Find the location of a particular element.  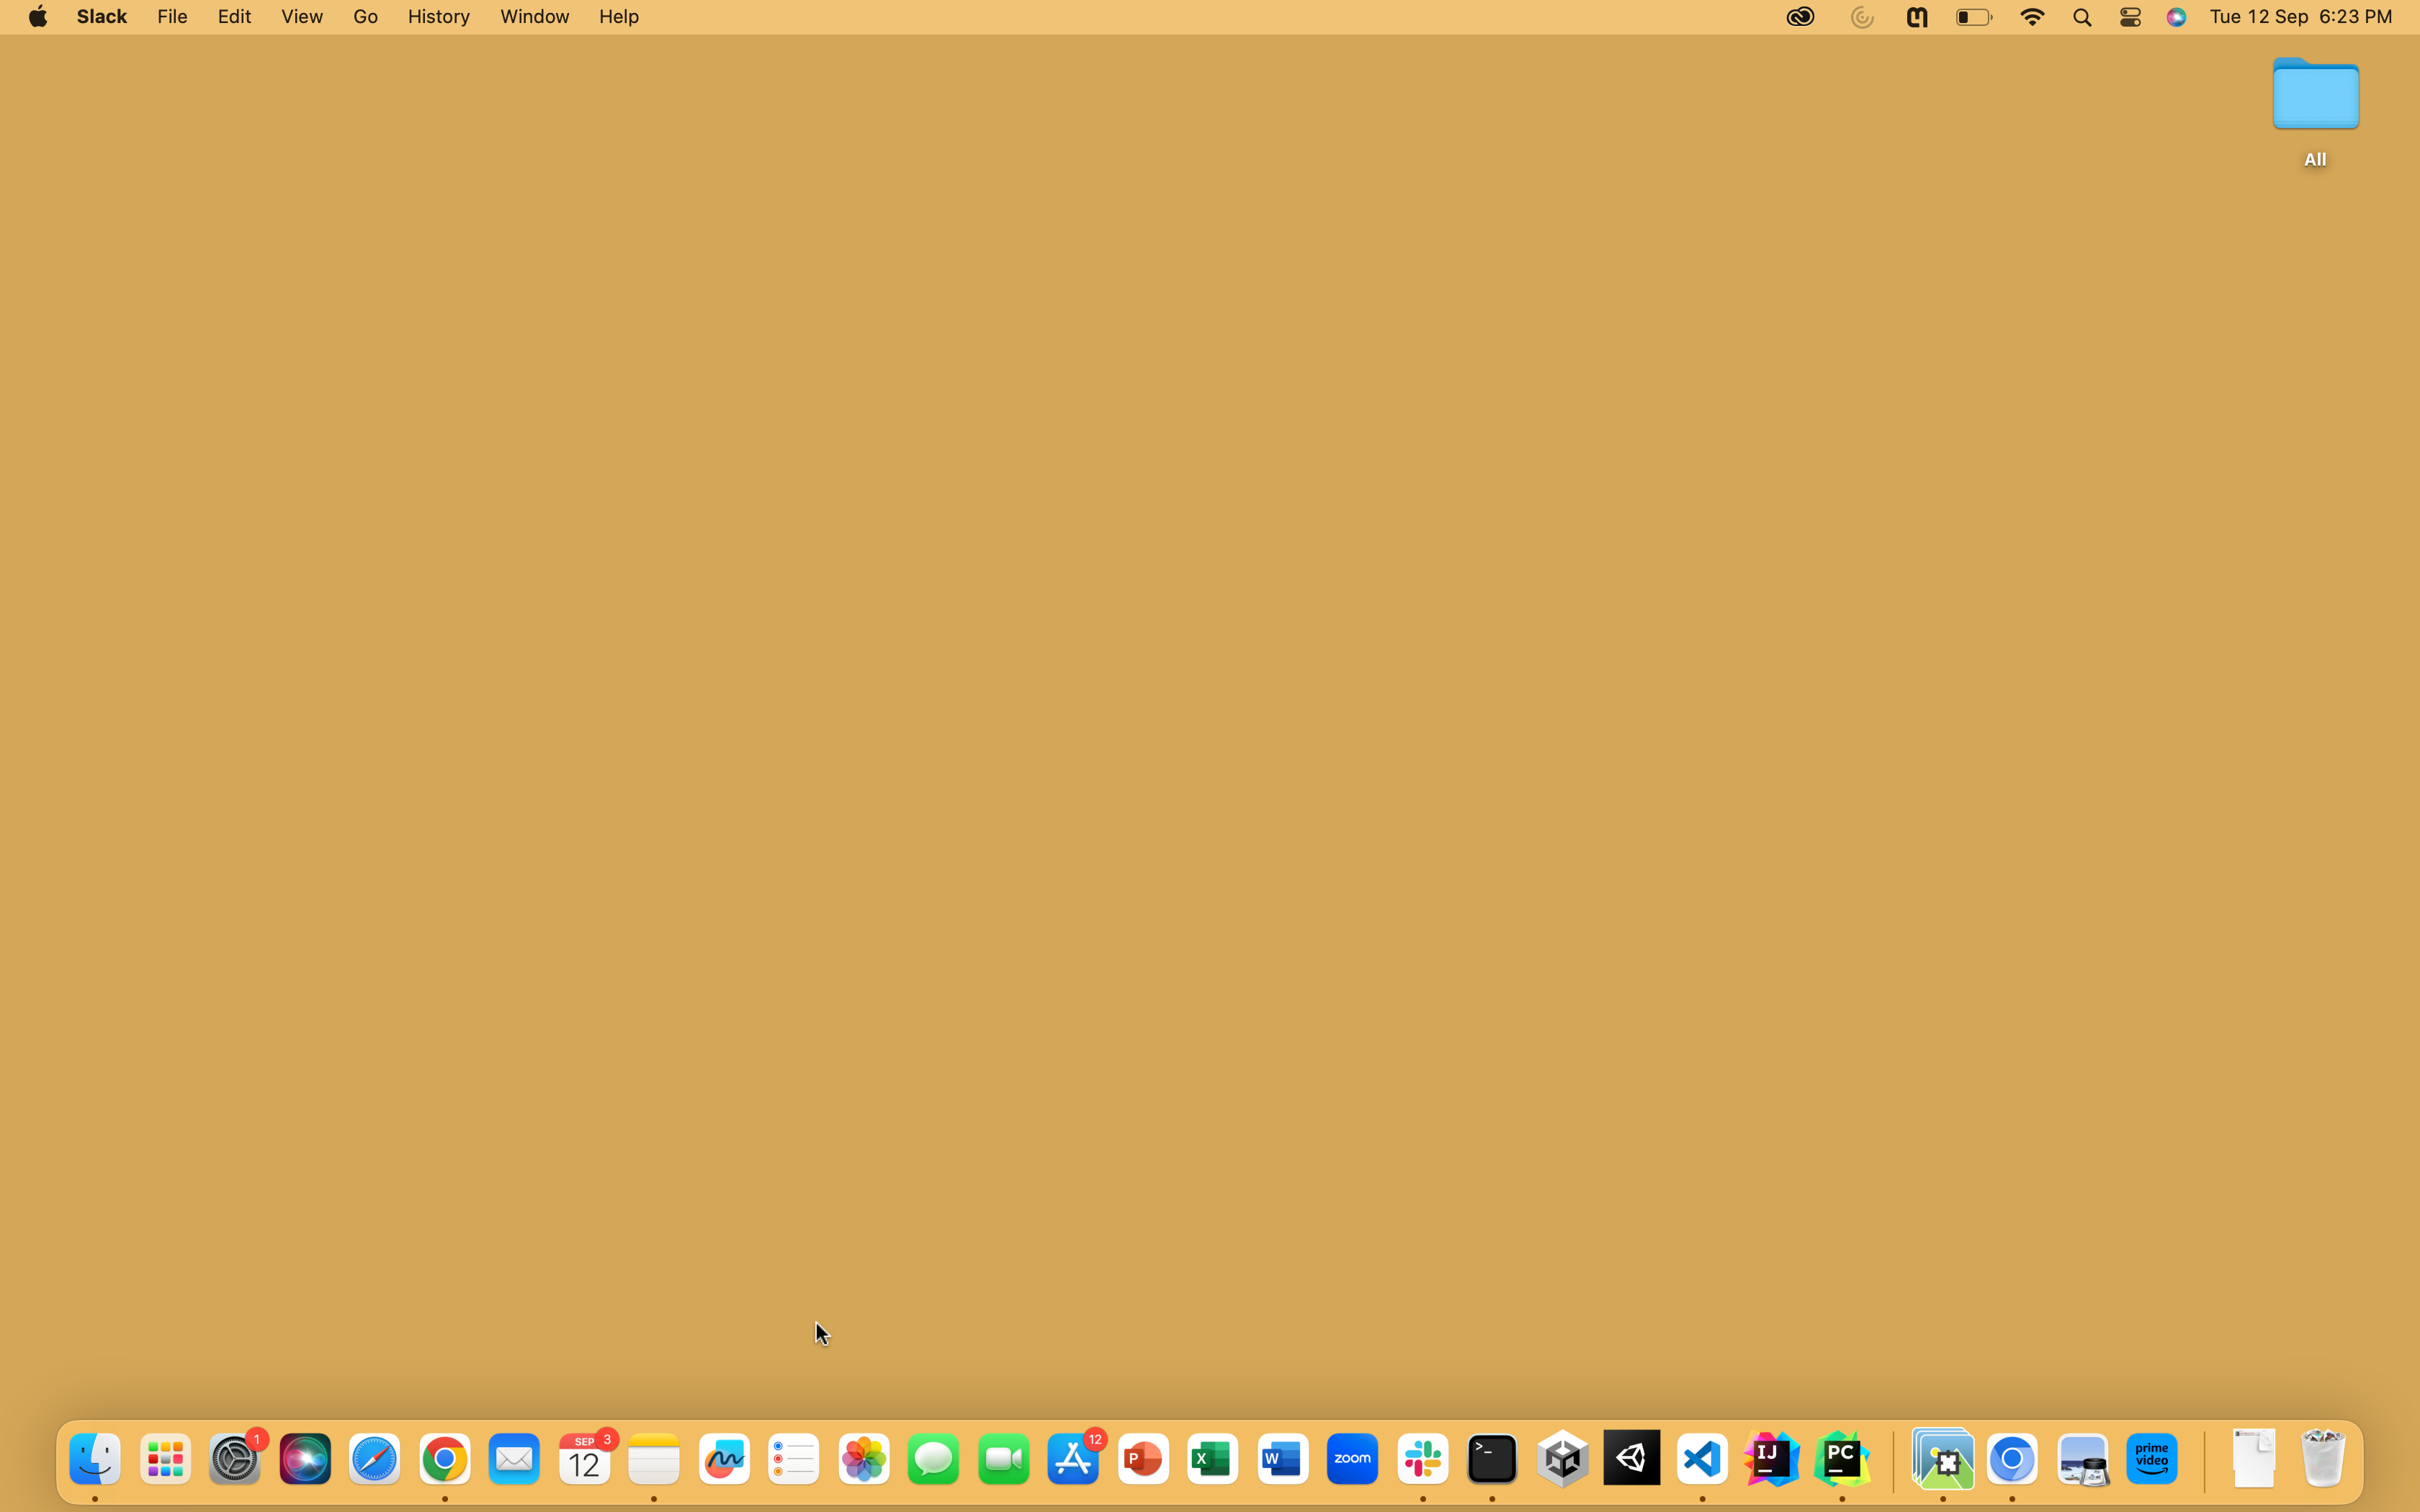

the History Options menu is located at coordinates (437, 17).